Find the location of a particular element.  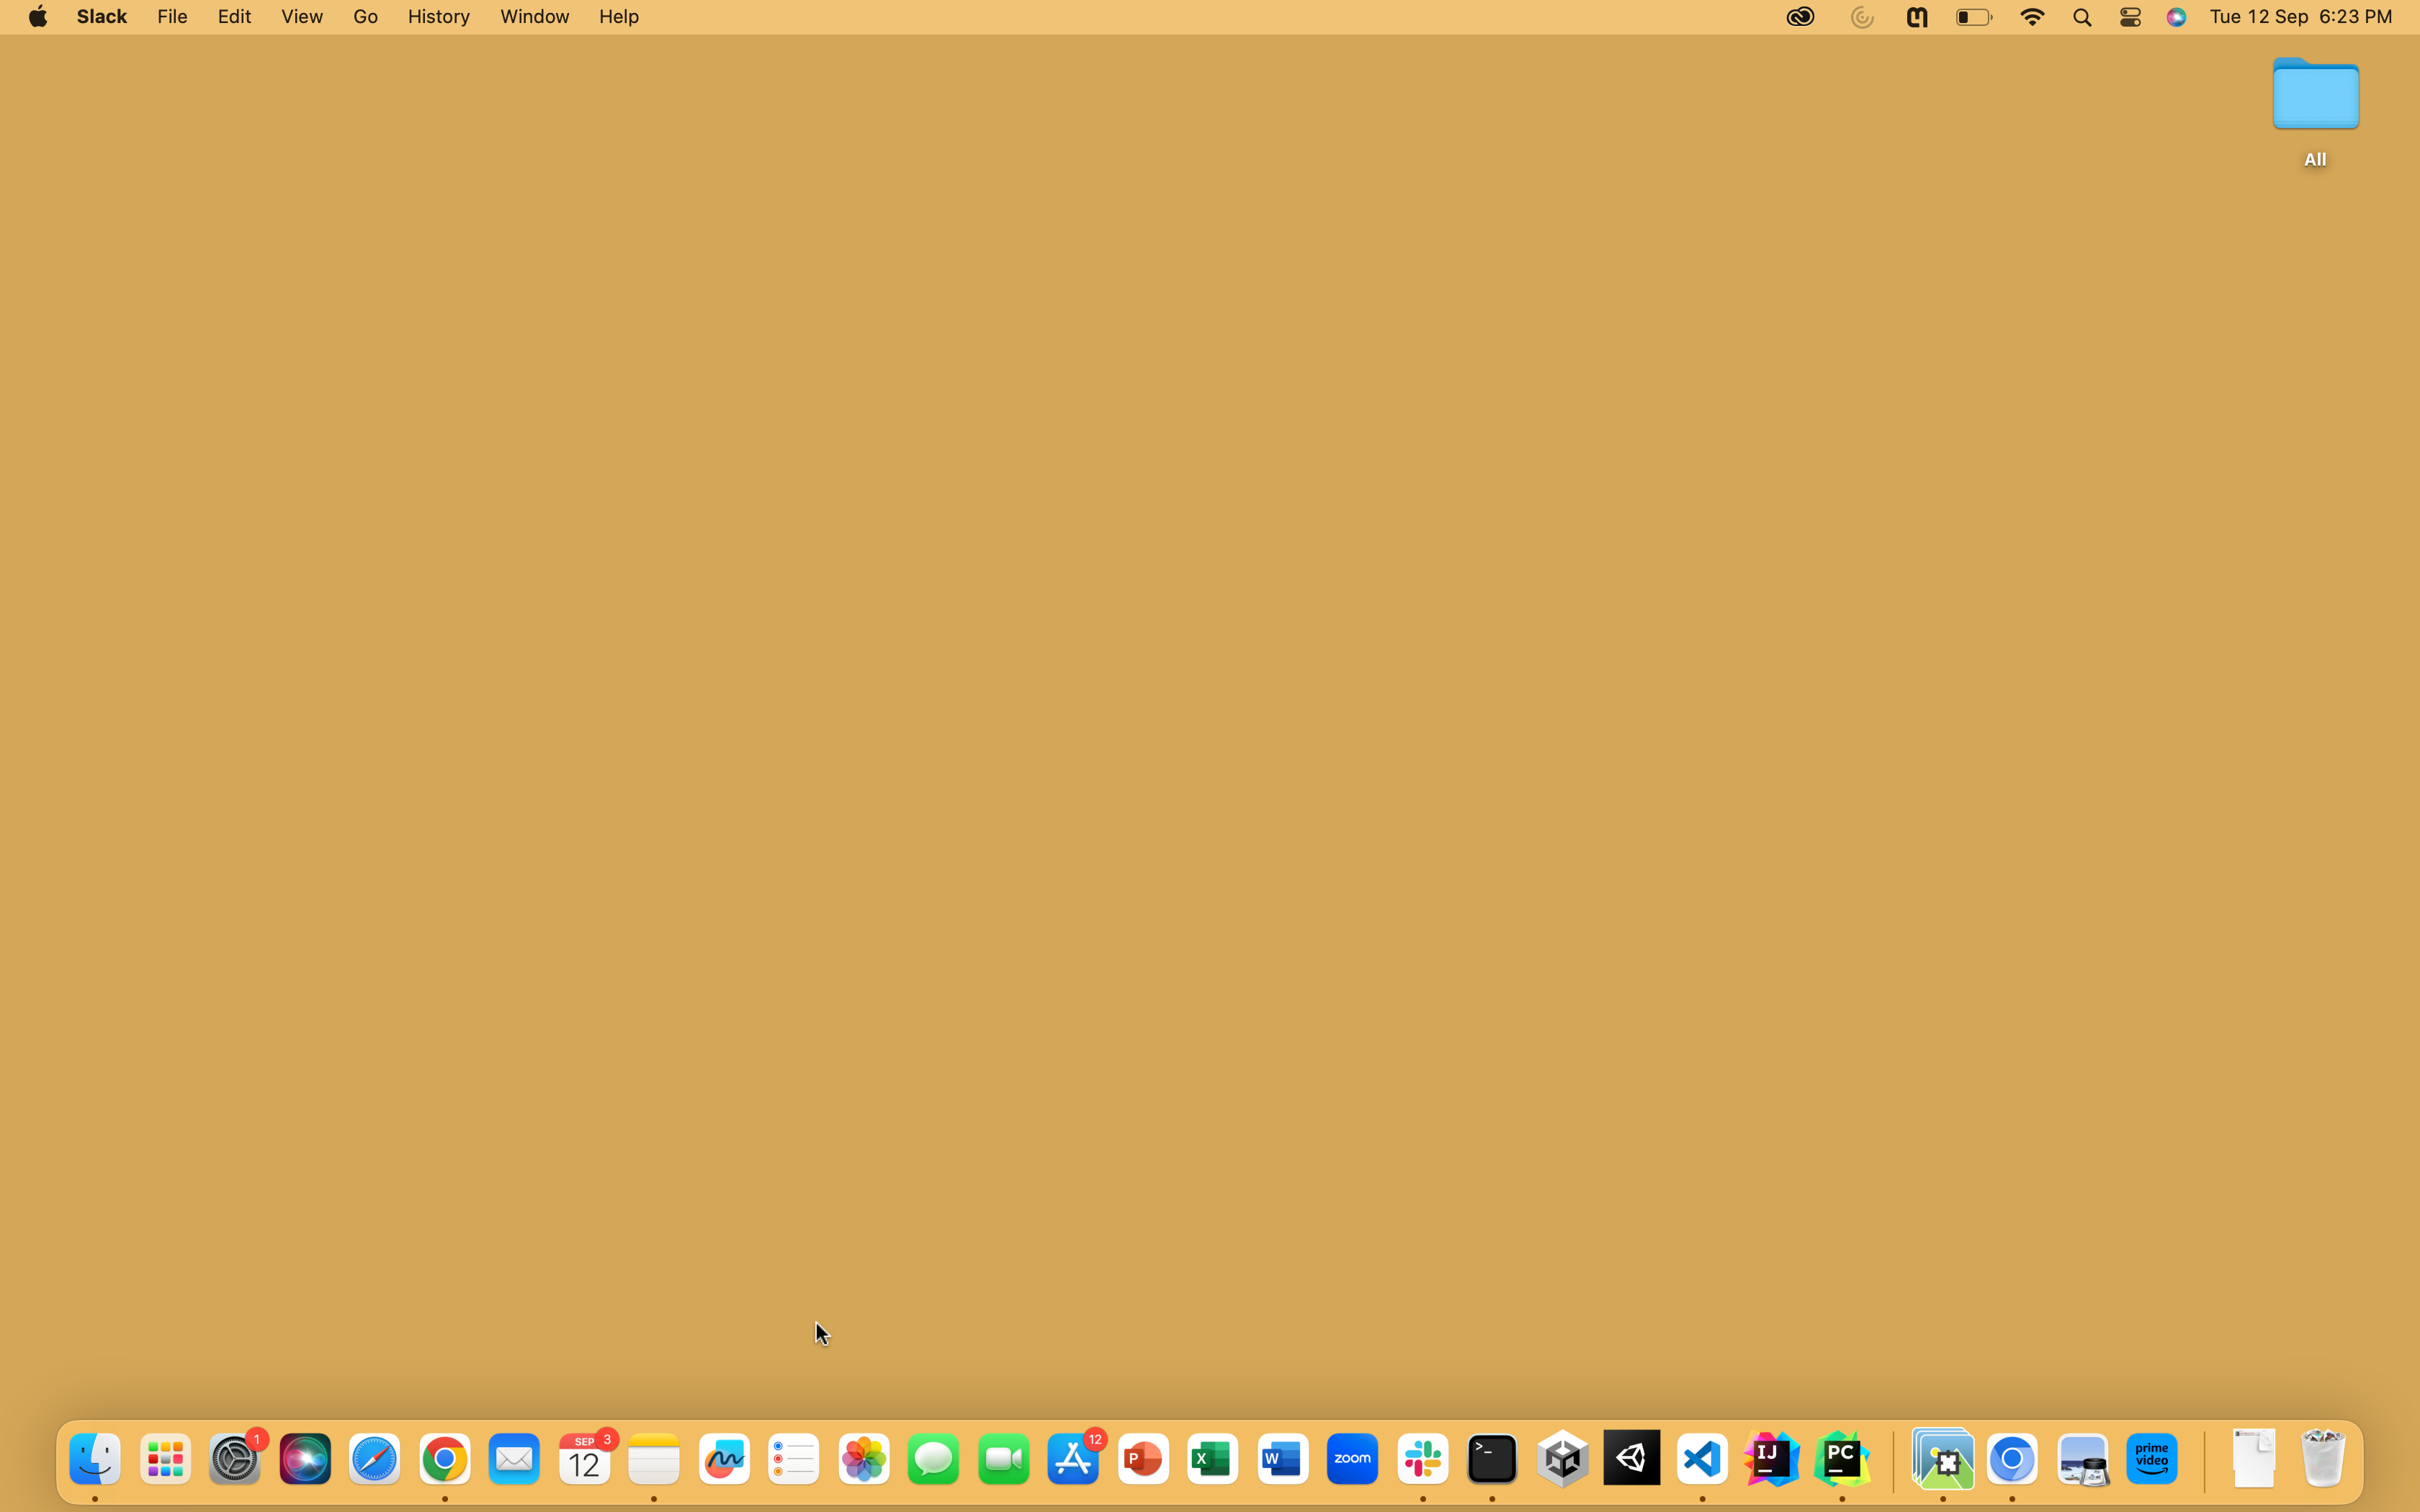

the History Options menu is located at coordinates (437, 17).